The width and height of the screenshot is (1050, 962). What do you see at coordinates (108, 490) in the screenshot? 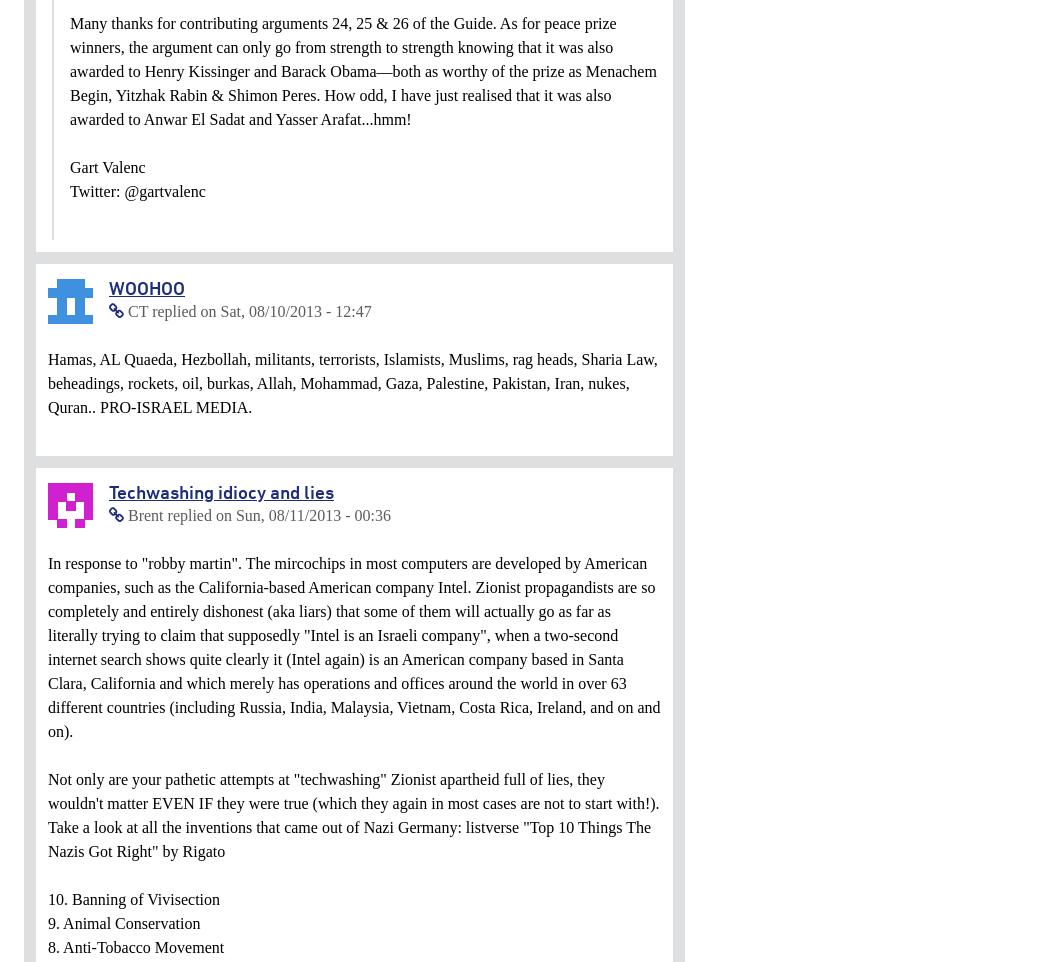
I see `'Techwashing idiocy and lies'` at bounding box center [108, 490].